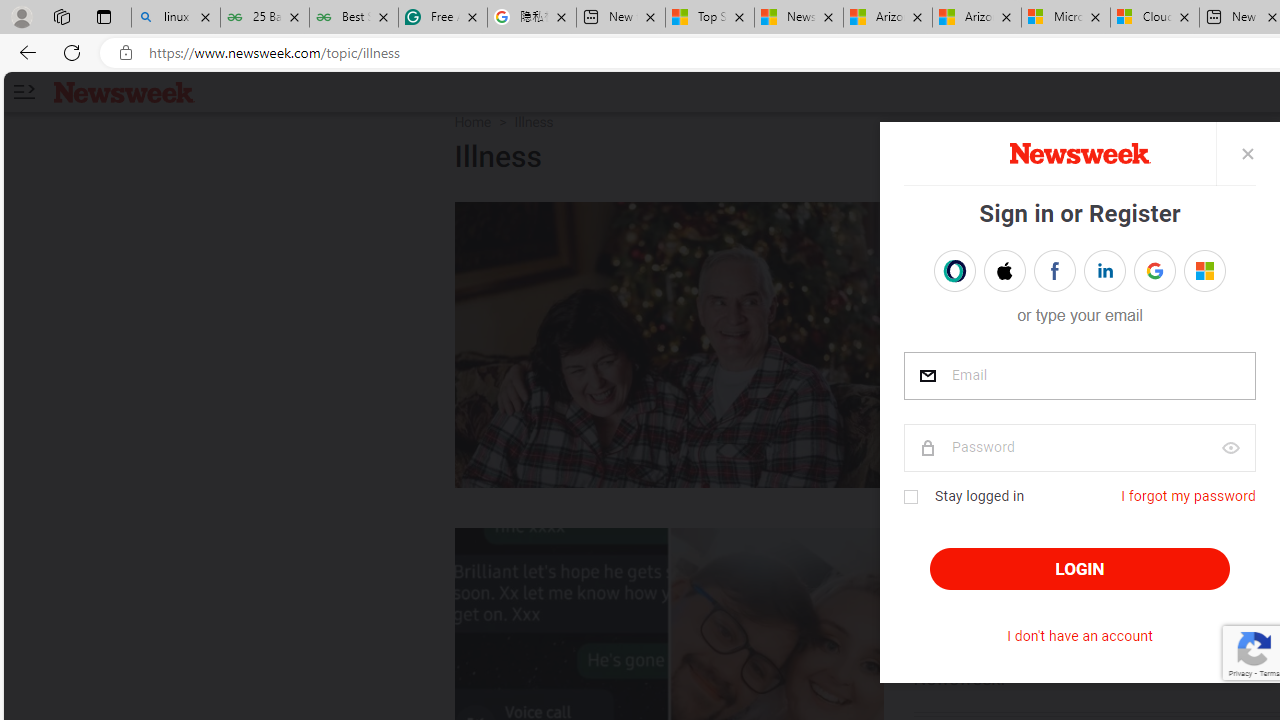 Image resolution: width=1280 pixels, height=720 pixels. What do you see at coordinates (1004, 271) in the screenshot?
I see `'Sign in with APPLE'` at bounding box center [1004, 271].